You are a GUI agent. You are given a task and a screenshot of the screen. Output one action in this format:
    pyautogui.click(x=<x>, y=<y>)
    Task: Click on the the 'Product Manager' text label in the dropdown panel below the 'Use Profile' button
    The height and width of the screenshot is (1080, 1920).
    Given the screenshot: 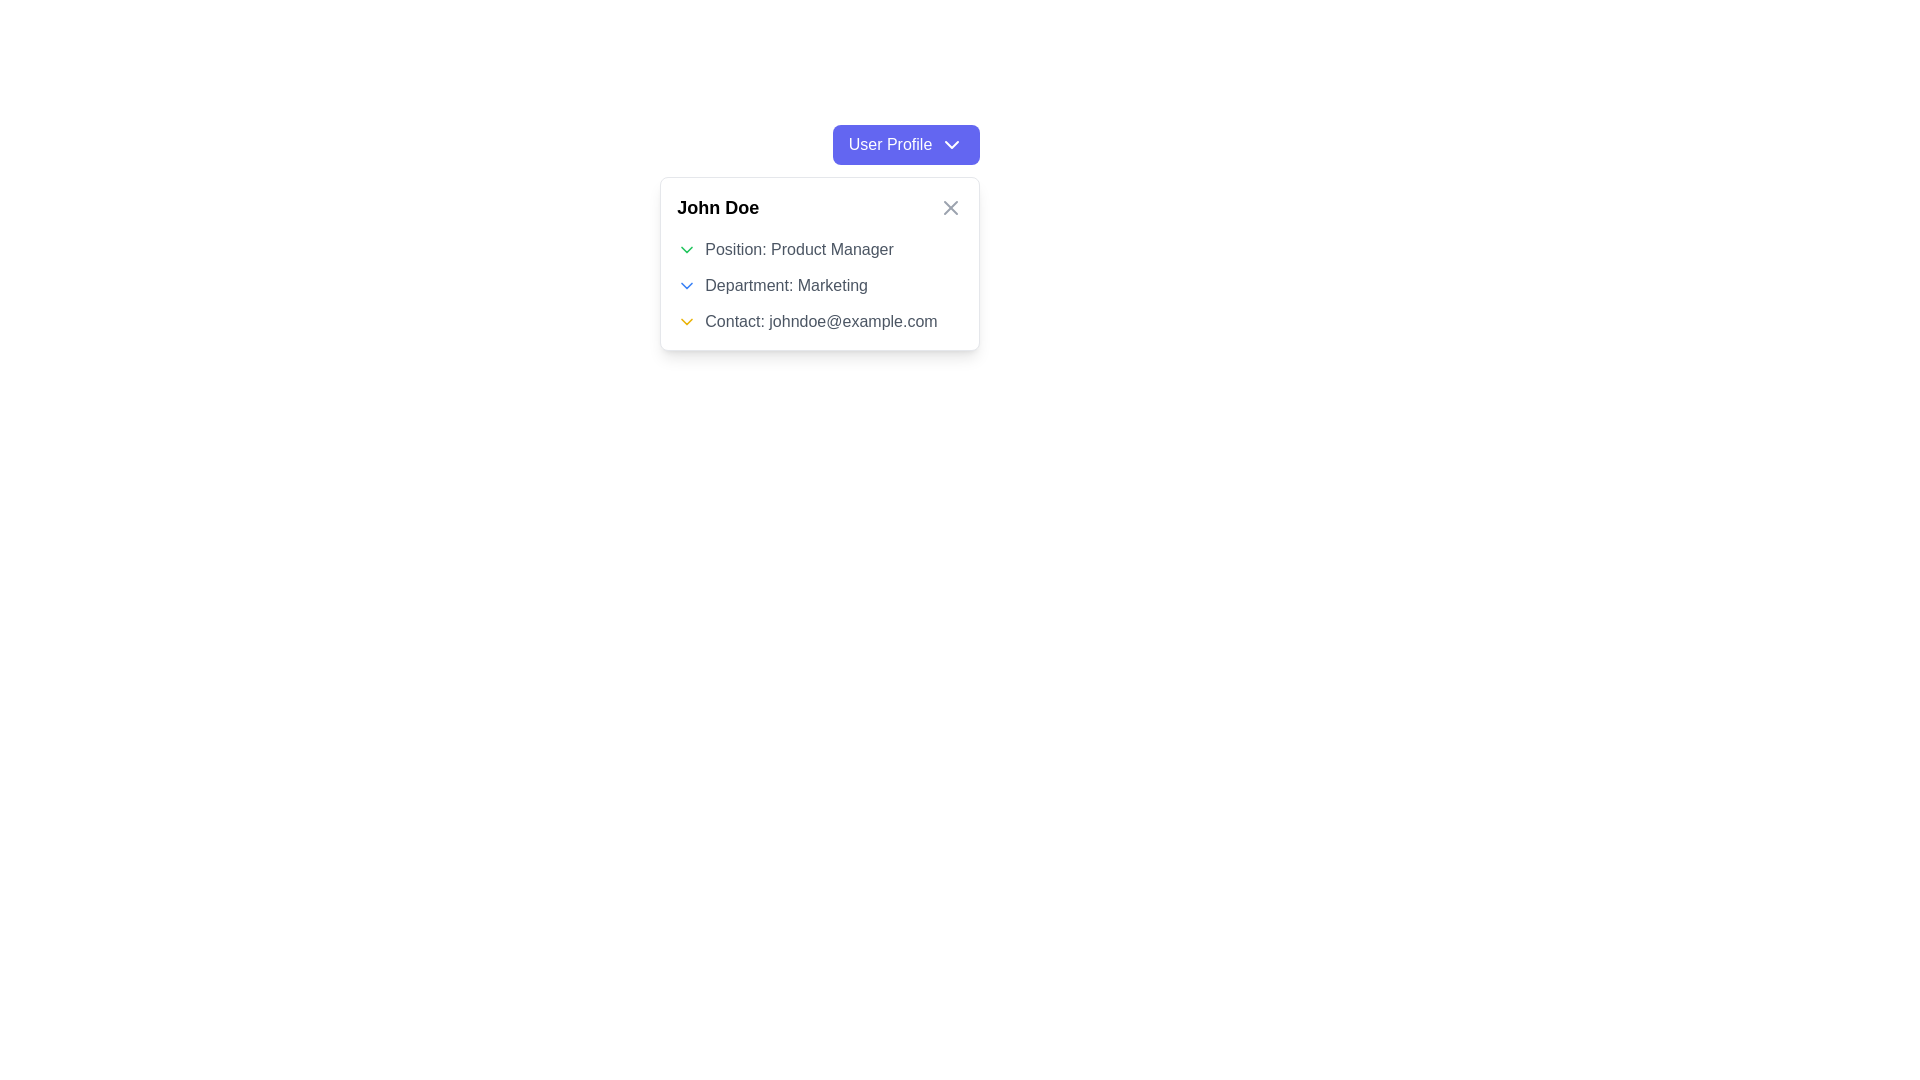 What is the action you would take?
    pyautogui.click(x=820, y=249)
    